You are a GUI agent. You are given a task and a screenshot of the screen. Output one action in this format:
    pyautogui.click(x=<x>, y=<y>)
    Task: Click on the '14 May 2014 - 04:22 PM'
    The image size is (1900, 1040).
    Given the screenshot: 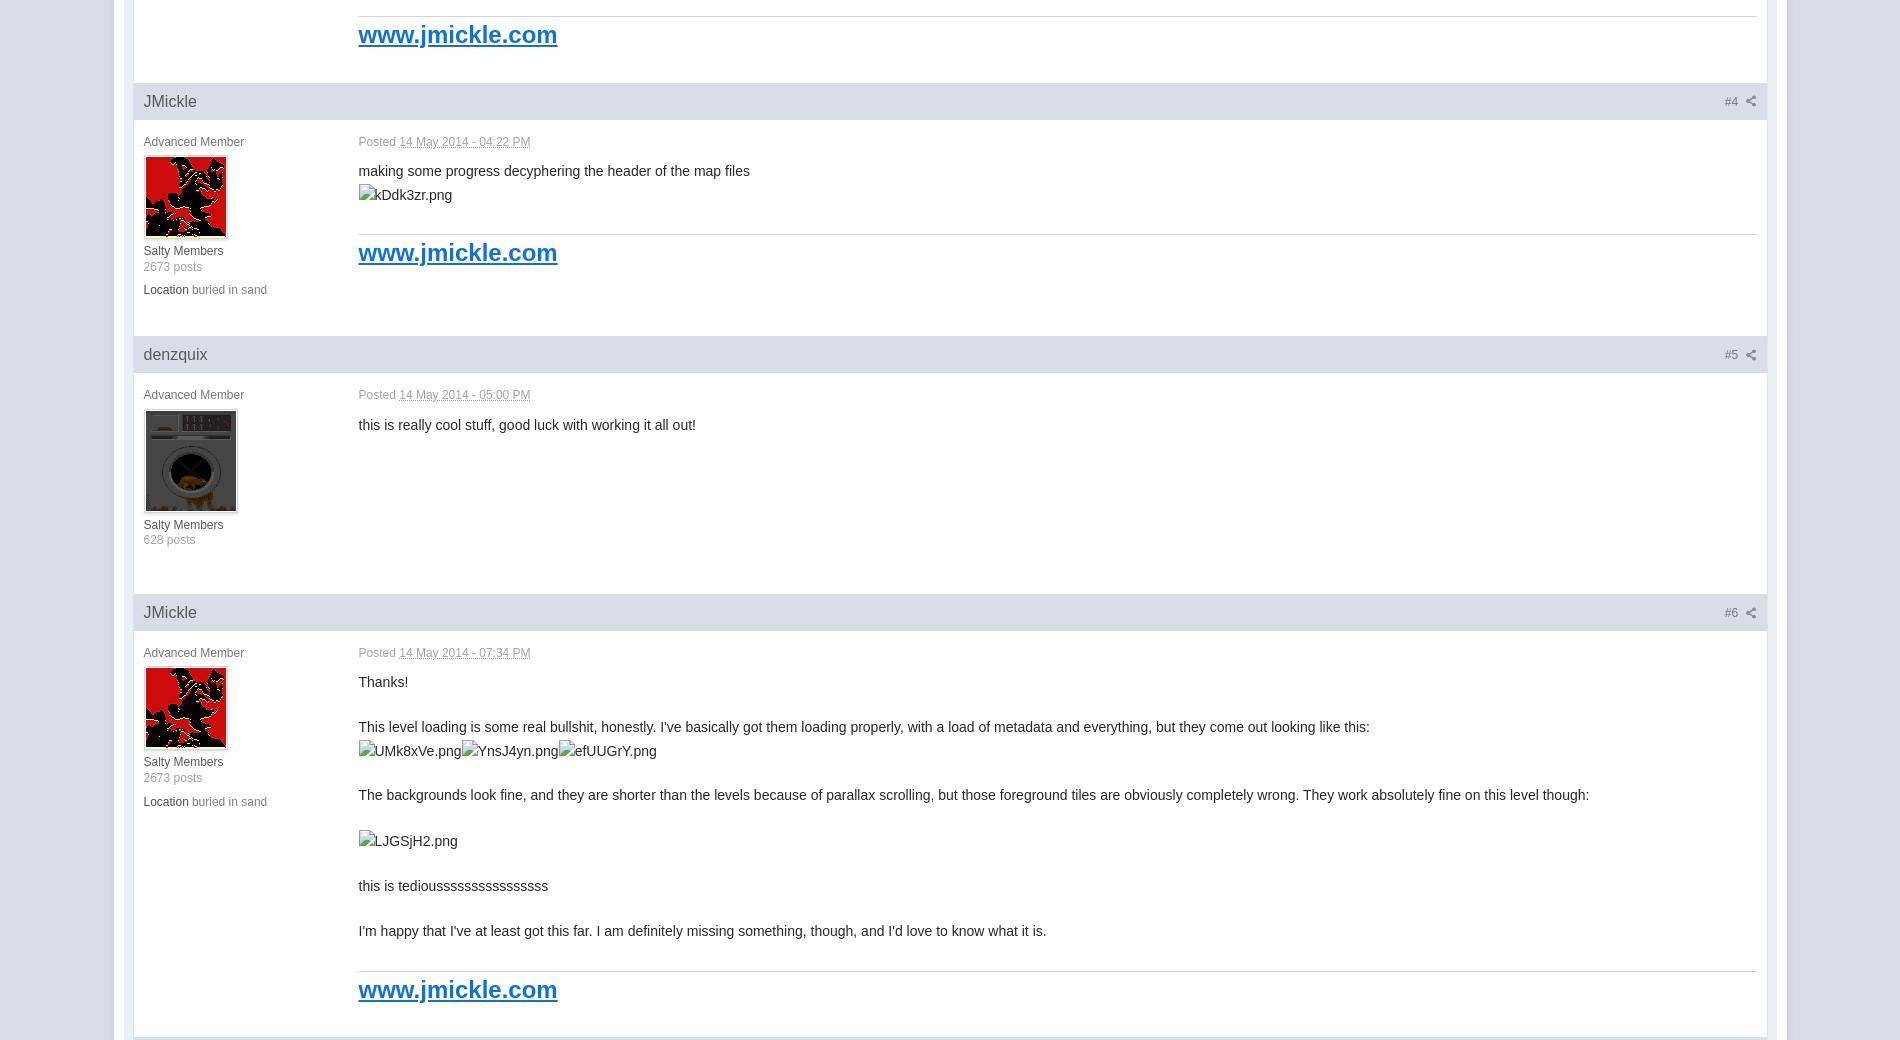 What is the action you would take?
    pyautogui.click(x=398, y=141)
    